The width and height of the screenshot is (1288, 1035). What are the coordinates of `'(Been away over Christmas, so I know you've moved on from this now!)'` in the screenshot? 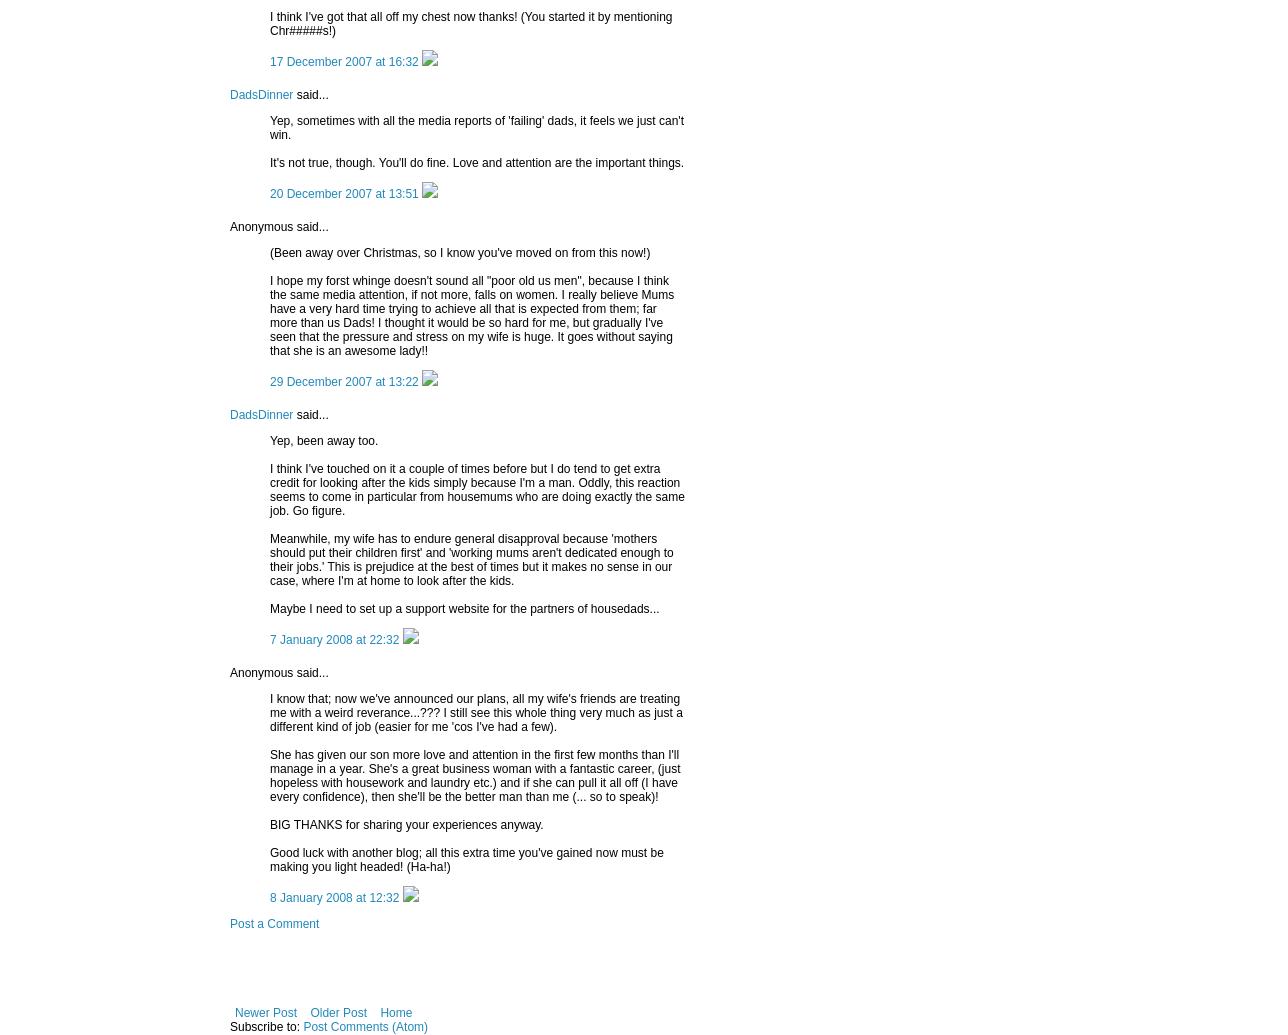 It's located at (459, 252).